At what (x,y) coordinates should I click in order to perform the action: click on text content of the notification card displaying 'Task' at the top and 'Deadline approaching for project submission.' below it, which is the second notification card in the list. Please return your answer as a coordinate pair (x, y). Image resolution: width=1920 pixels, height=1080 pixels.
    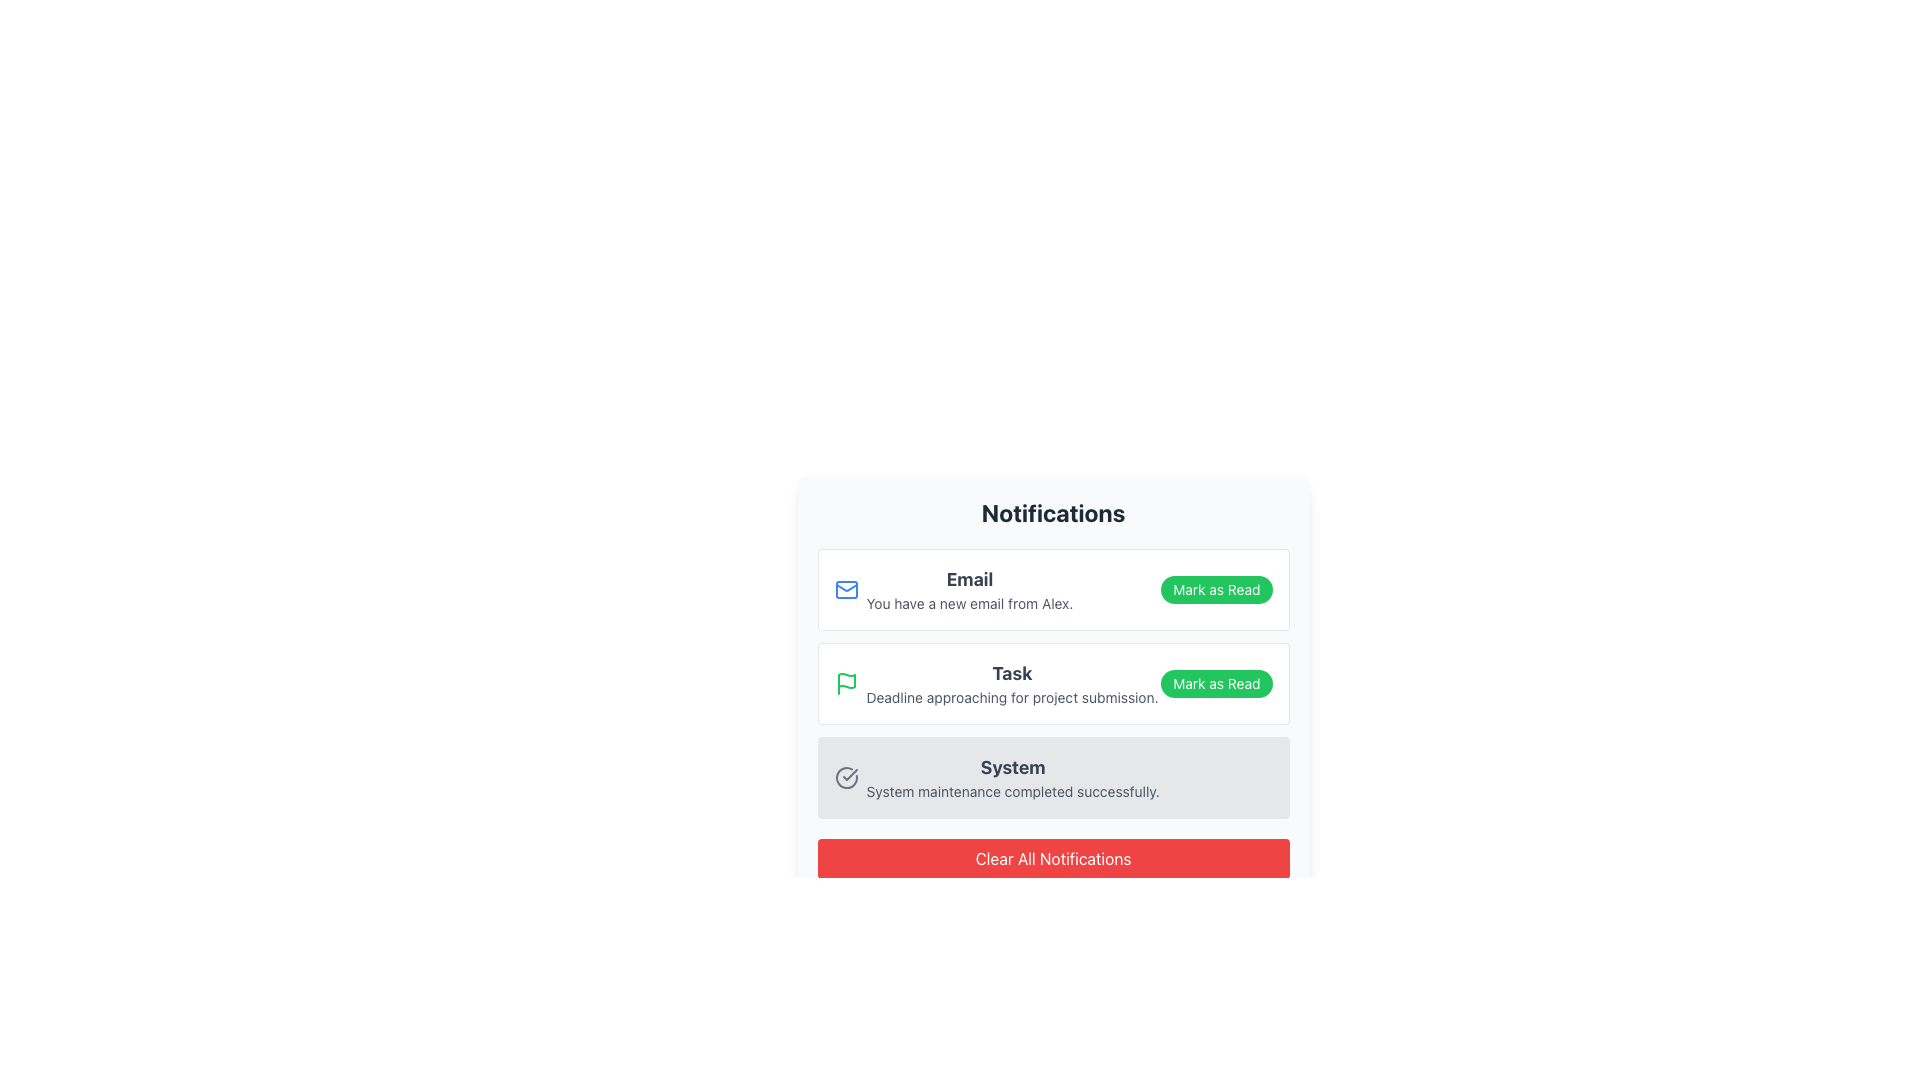
    Looking at the image, I should click on (1012, 682).